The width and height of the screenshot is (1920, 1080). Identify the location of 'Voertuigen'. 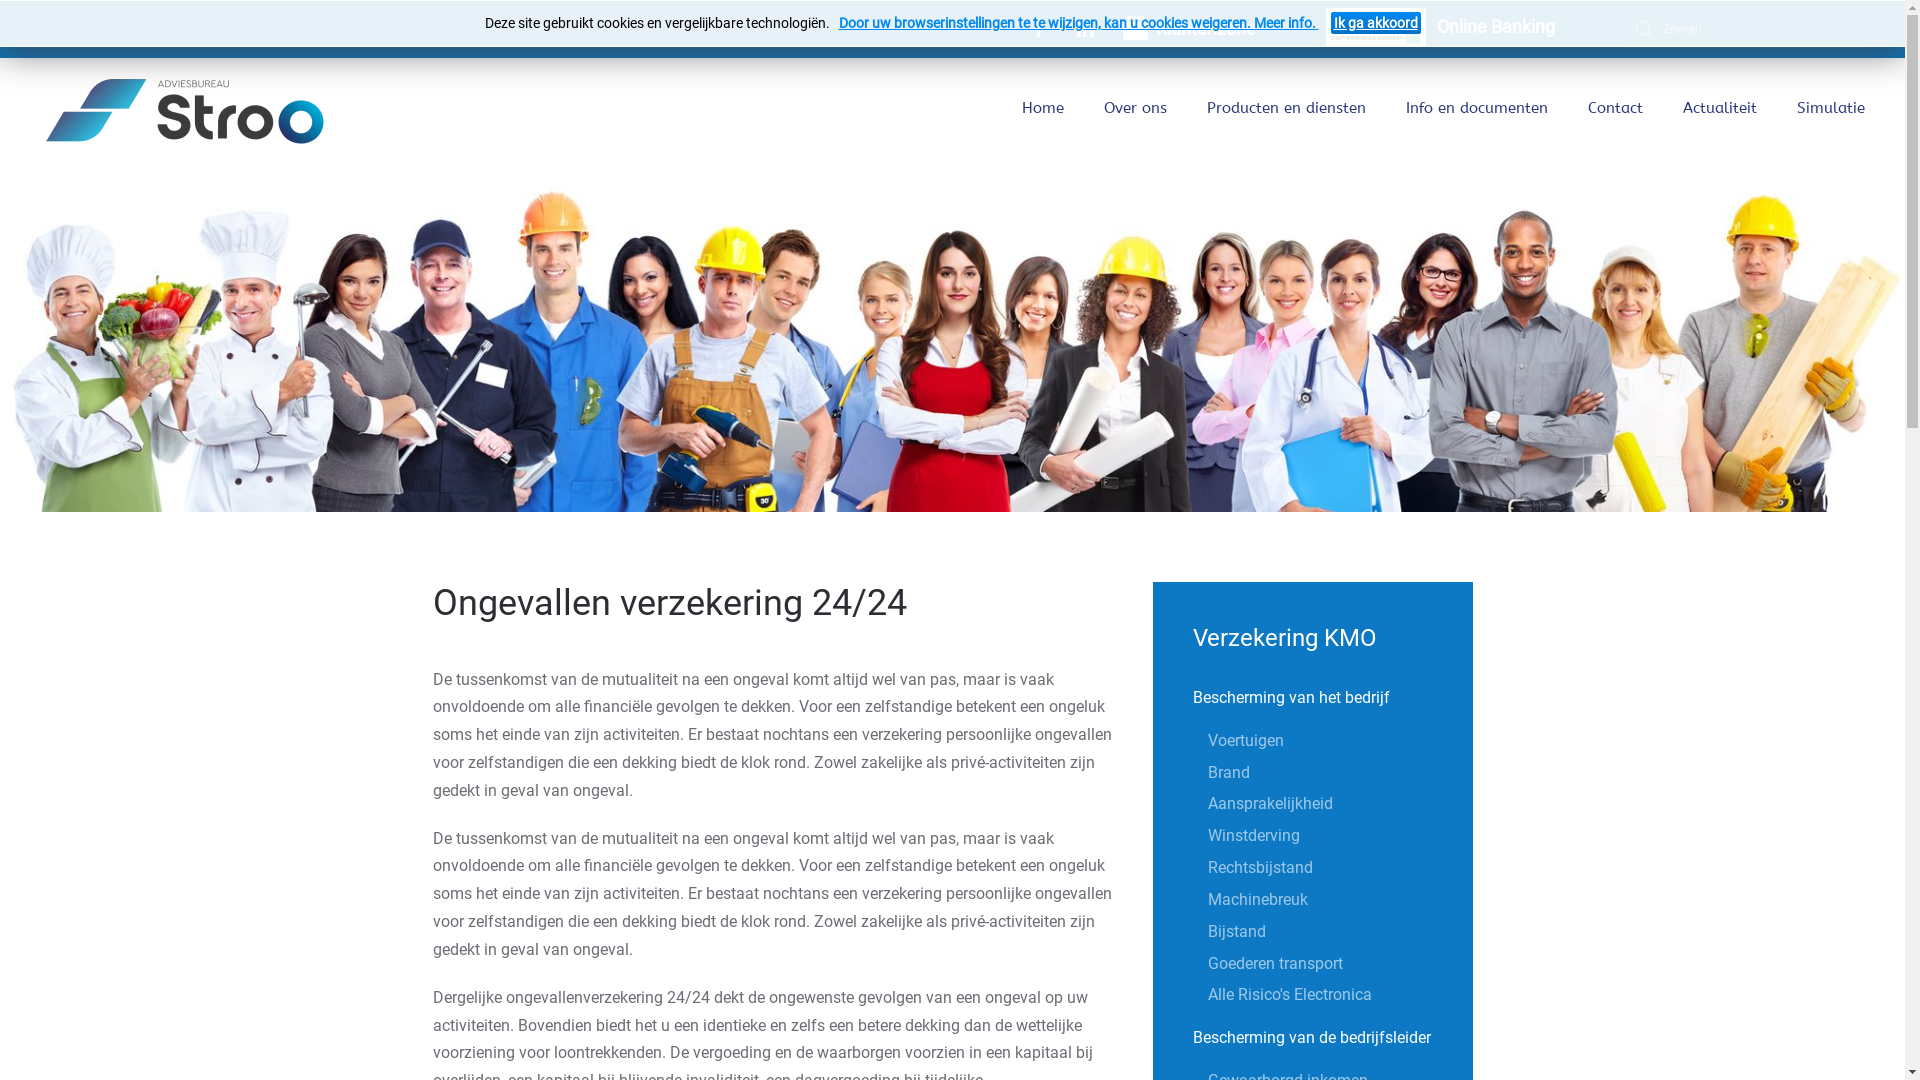
(1207, 740).